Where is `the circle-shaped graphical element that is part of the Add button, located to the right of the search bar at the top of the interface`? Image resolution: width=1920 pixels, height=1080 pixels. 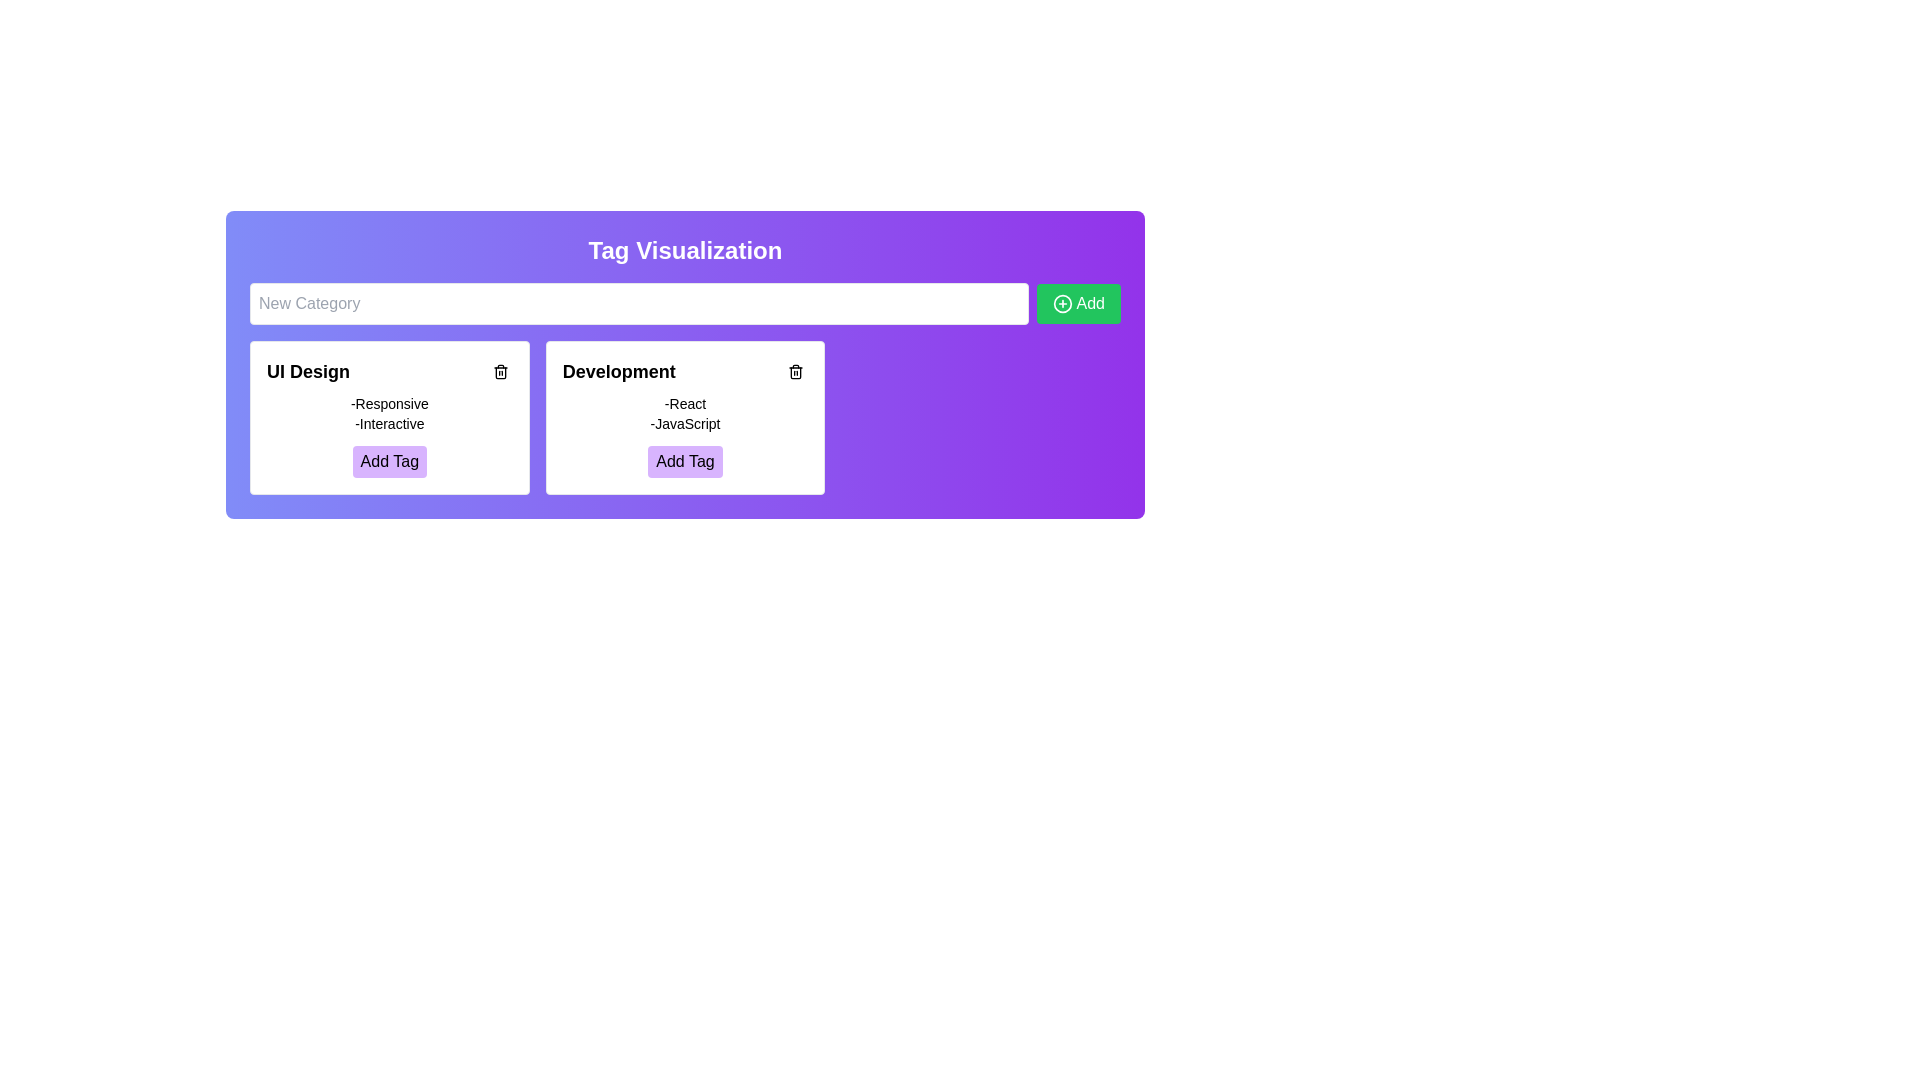 the circle-shaped graphical element that is part of the Add button, located to the right of the search bar at the top of the interface is located at coordinates (1061, 304).